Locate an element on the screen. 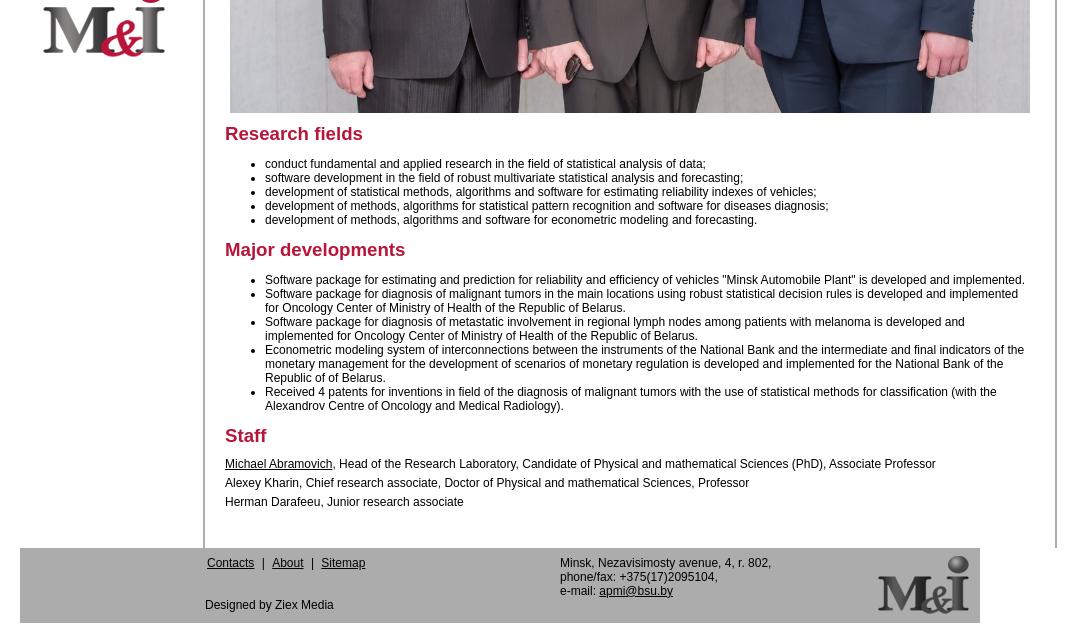 The image size is (1087, 627). 'apmi@bsu.by' is located at coordinates (598, 589).